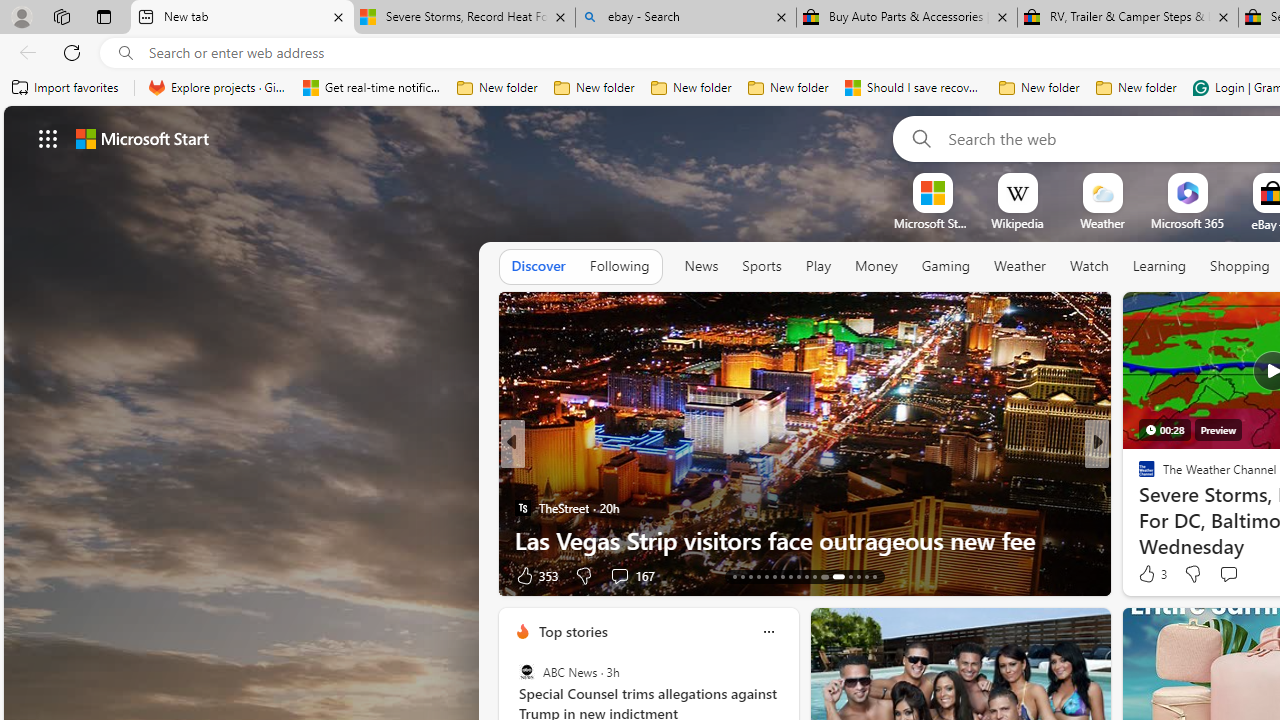 The height and width of the screenshot is (720, 1280). What do you see at coordinates (631, 575) in the screenshot?
I see `'View comments 167 Comment'` at bounding box center [631, 575].